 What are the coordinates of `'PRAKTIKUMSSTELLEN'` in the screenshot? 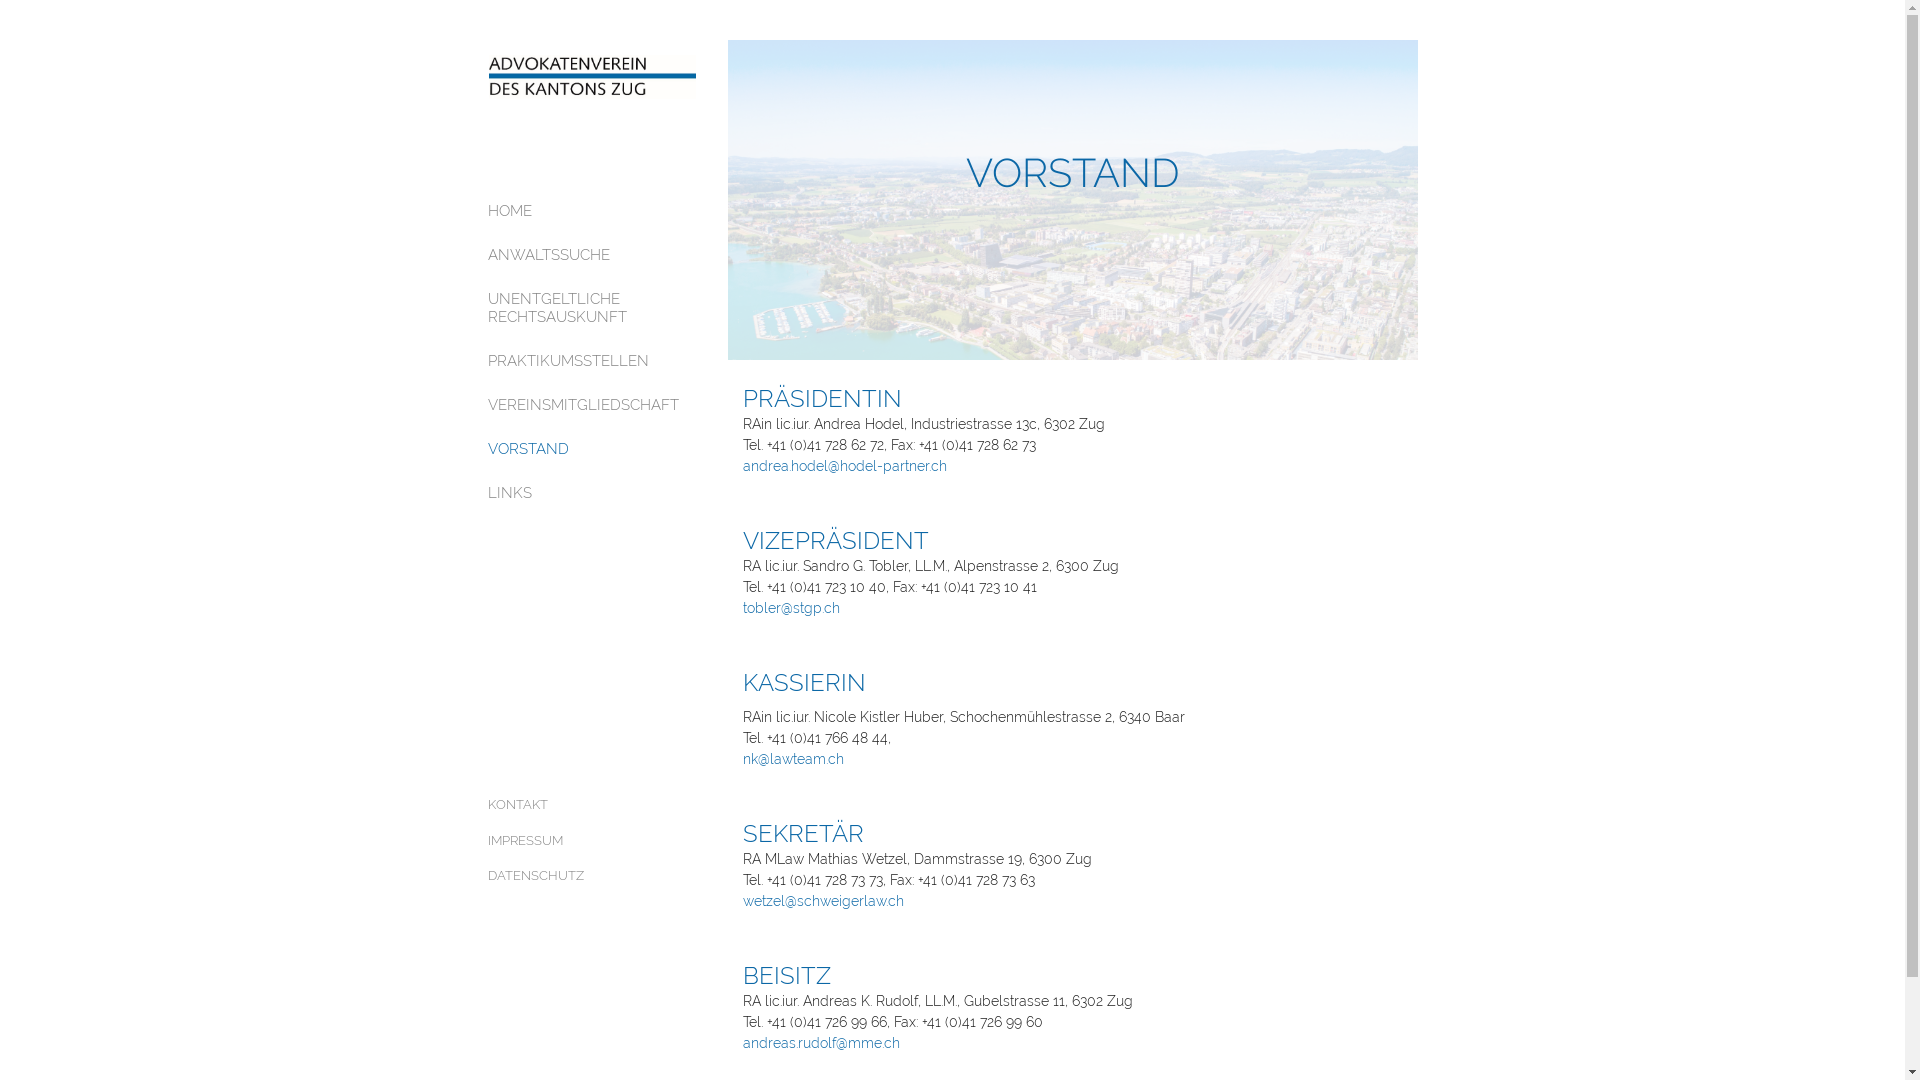 It's located at (592, 361).